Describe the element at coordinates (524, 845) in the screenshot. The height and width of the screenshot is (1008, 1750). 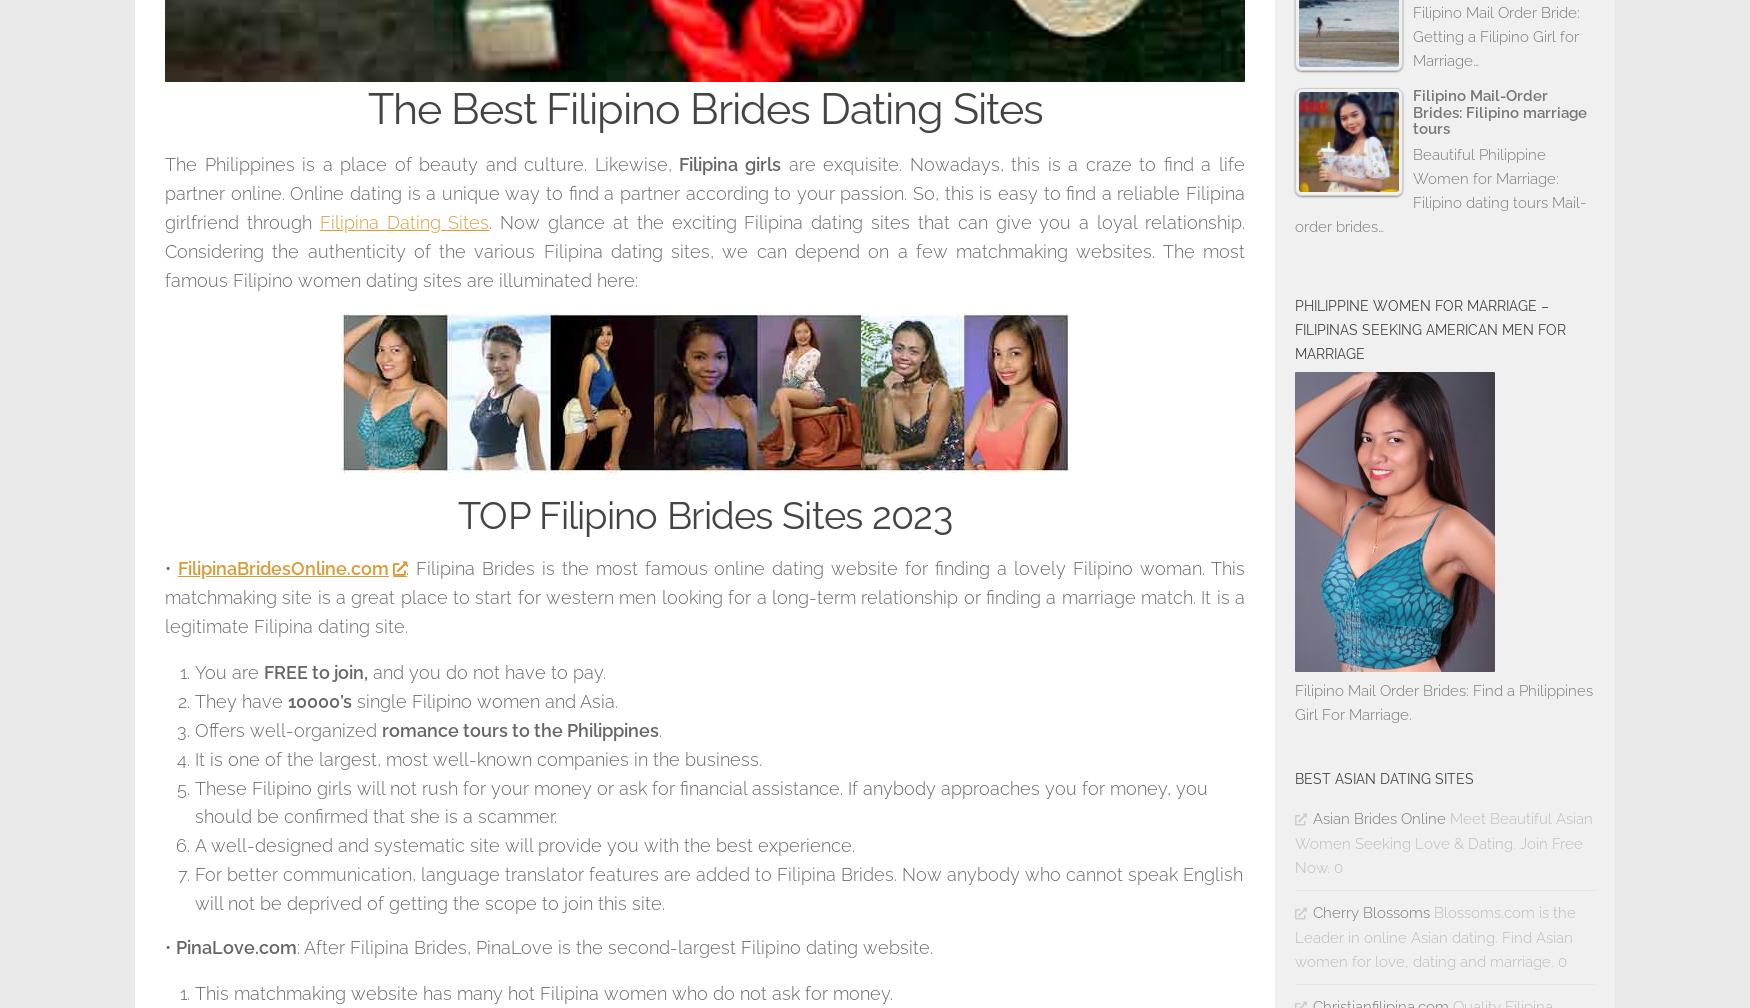
I see `'A well-designed and systematic site will provide you with the best experience.'` at that location.